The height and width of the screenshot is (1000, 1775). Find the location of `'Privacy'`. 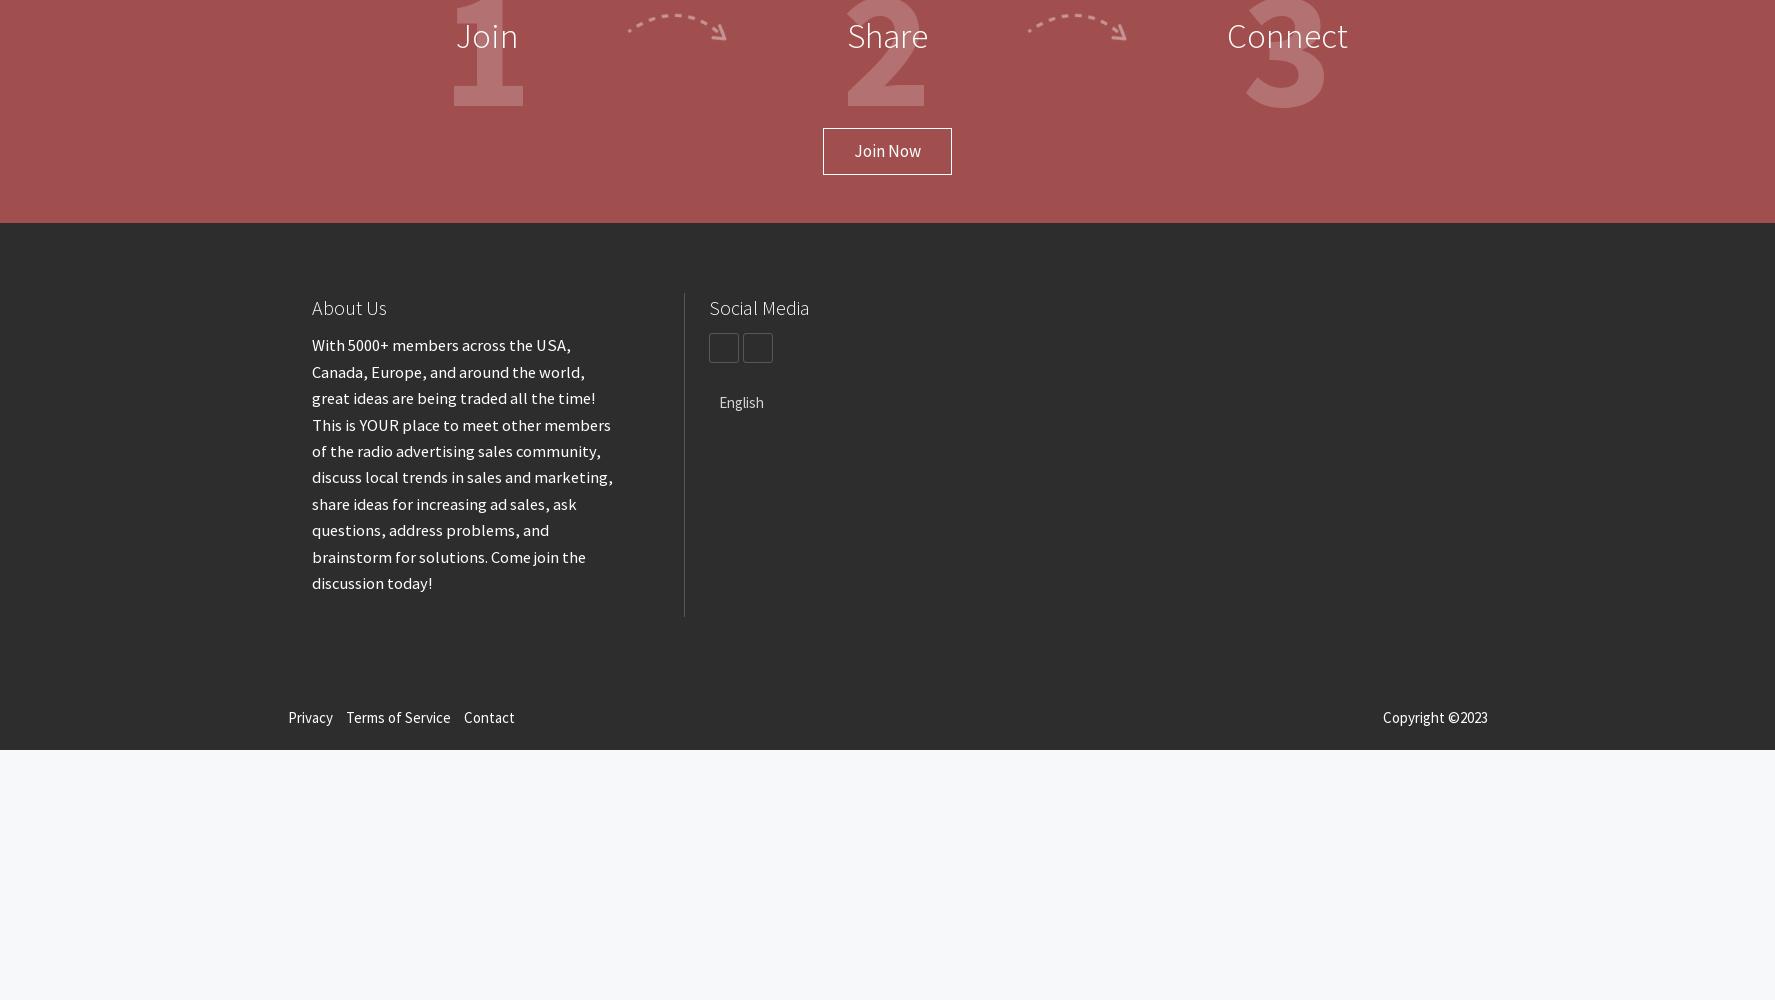

'Privacy' is located at coordinates (309, 716).